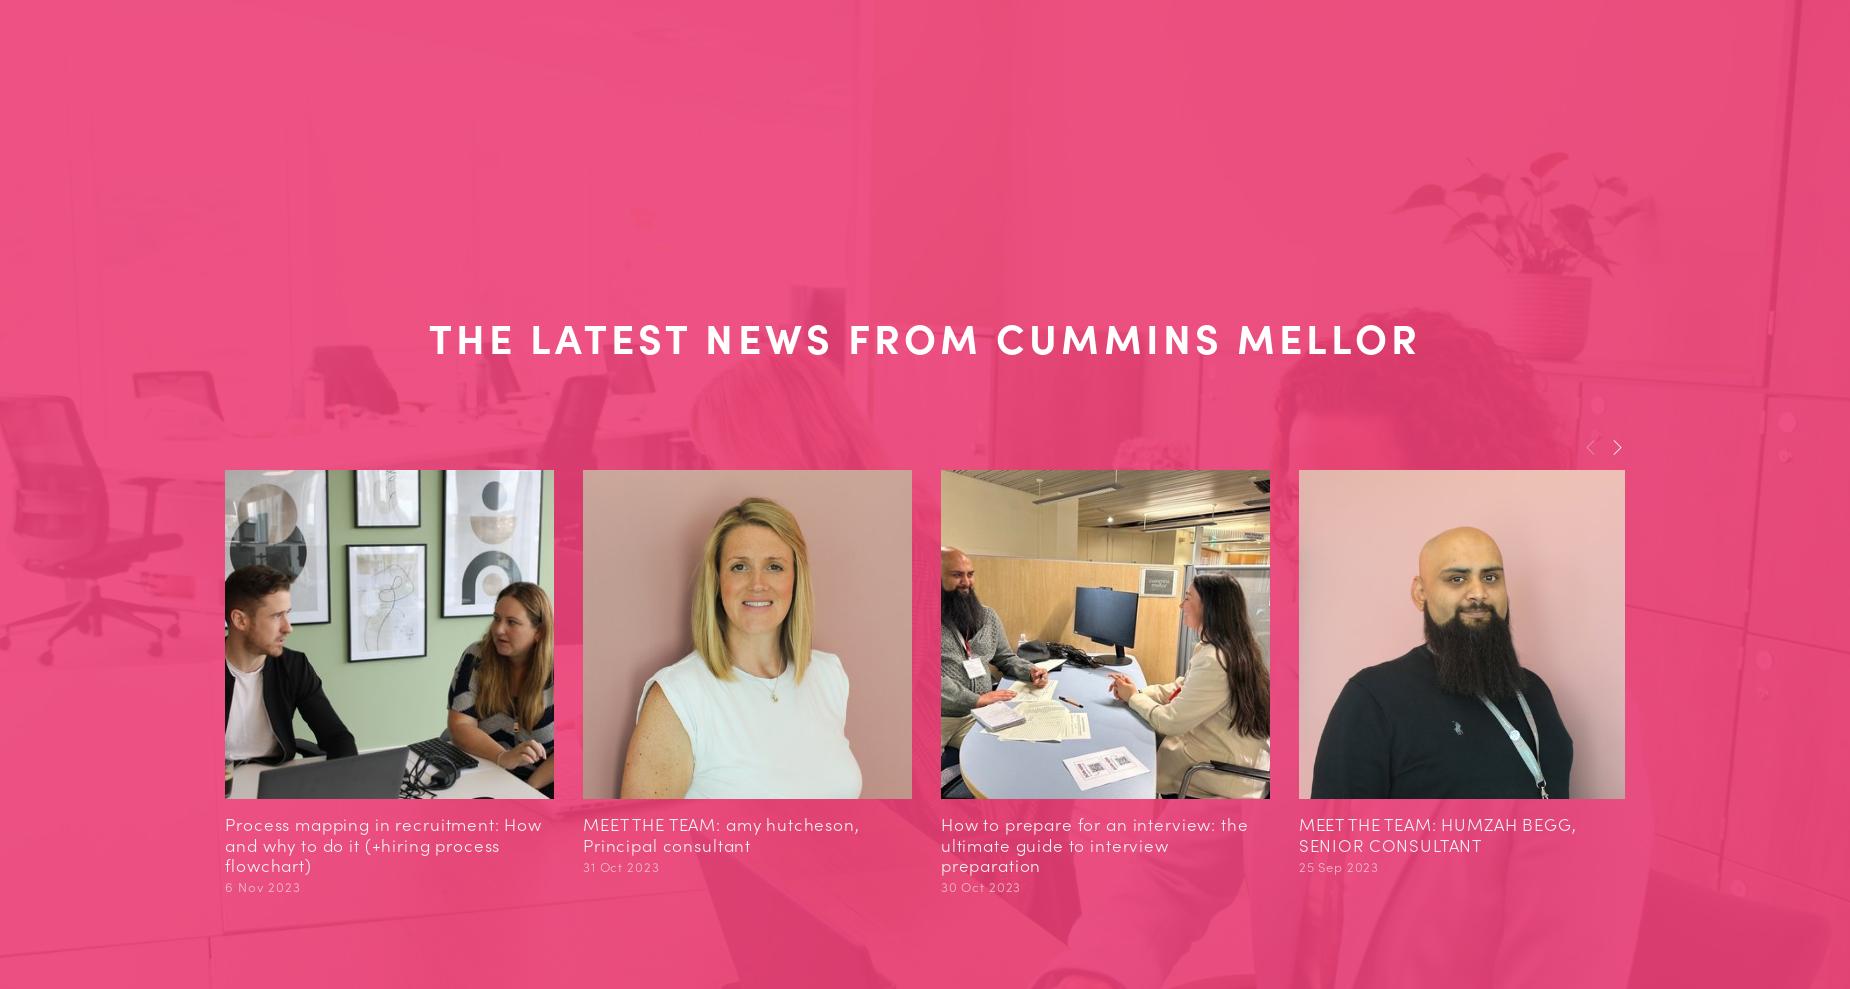 The width and height of the screenshot is (1850, 989). What do you see at coordinates (382, 844) in the screenshot?
I see `'Process mapping in recruitment: How and why to do it (+hiring process flowchart)'` at bounding box center [382, 844].